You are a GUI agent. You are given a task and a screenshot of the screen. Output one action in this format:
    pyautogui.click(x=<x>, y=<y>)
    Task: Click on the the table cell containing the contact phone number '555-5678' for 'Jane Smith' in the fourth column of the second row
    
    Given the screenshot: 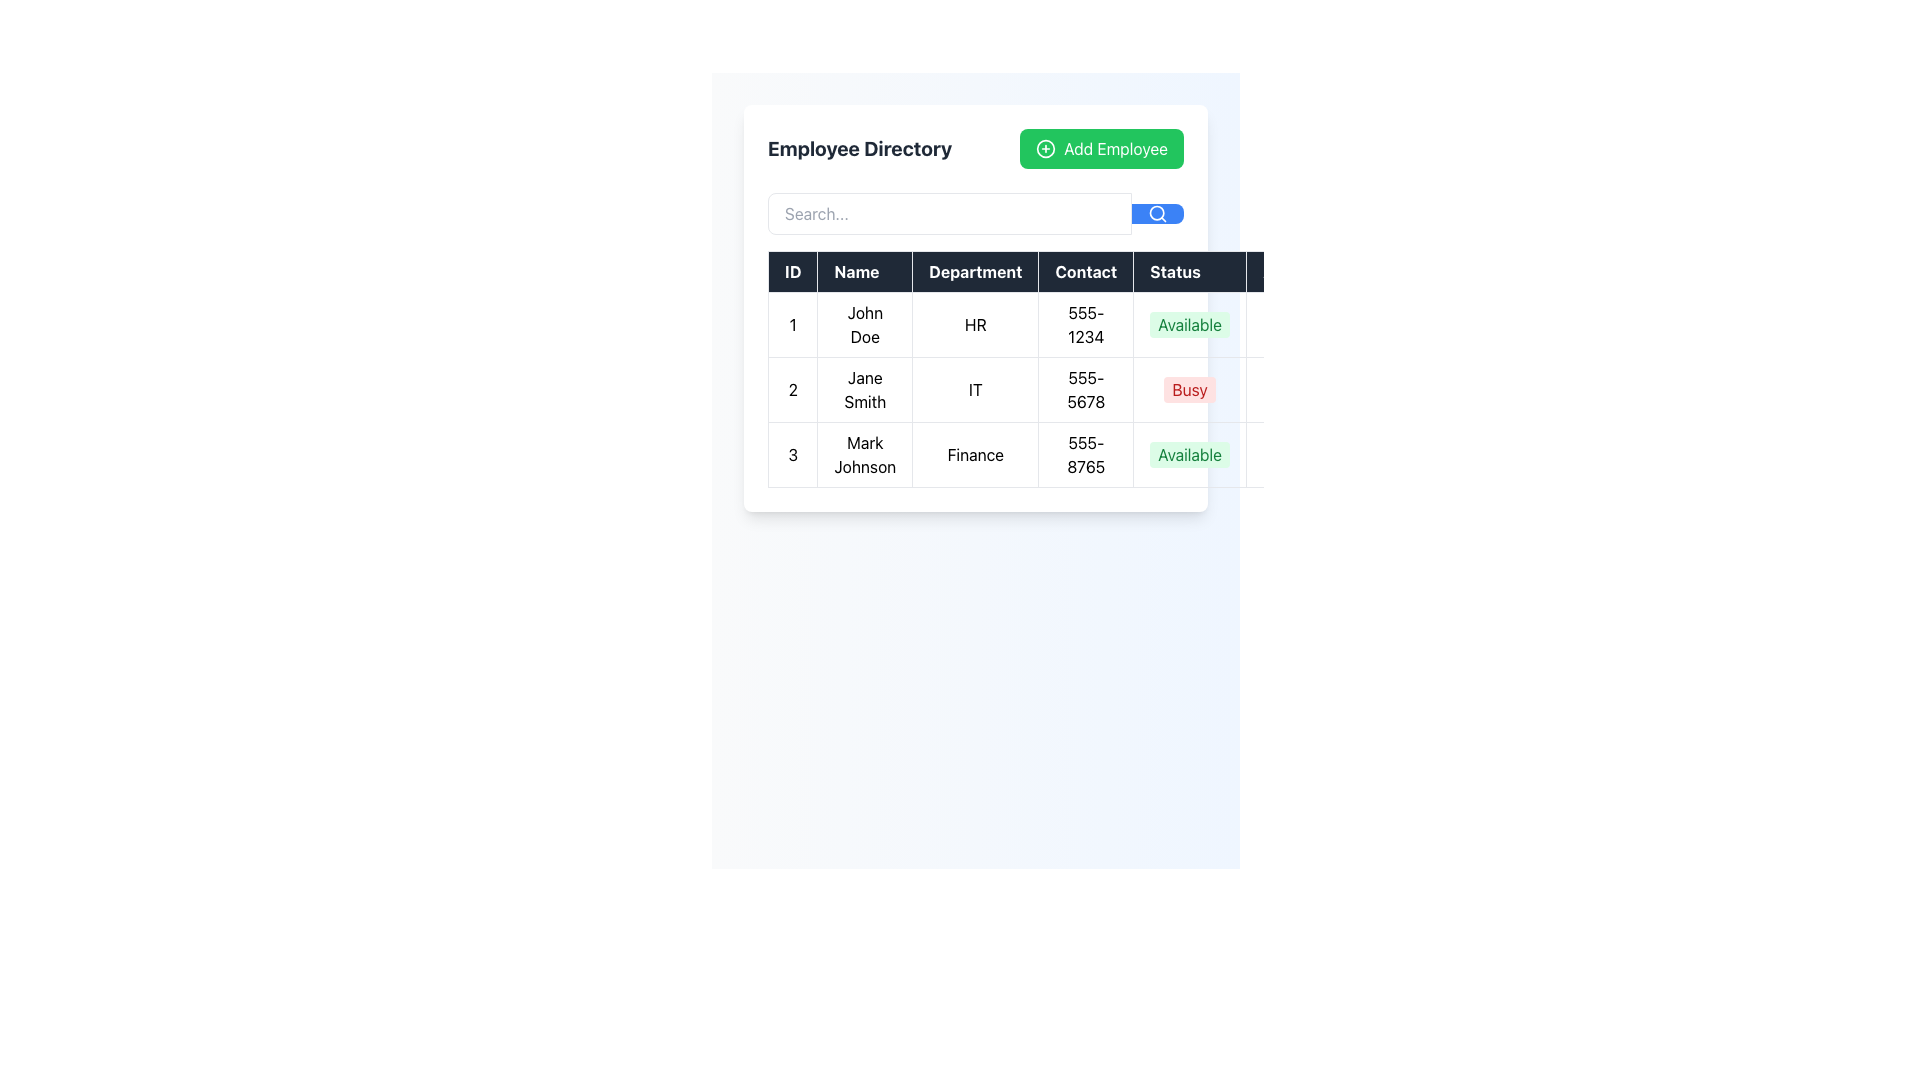 What is the action you would take?
    pyautogui.click(x=1084, y=389)
    